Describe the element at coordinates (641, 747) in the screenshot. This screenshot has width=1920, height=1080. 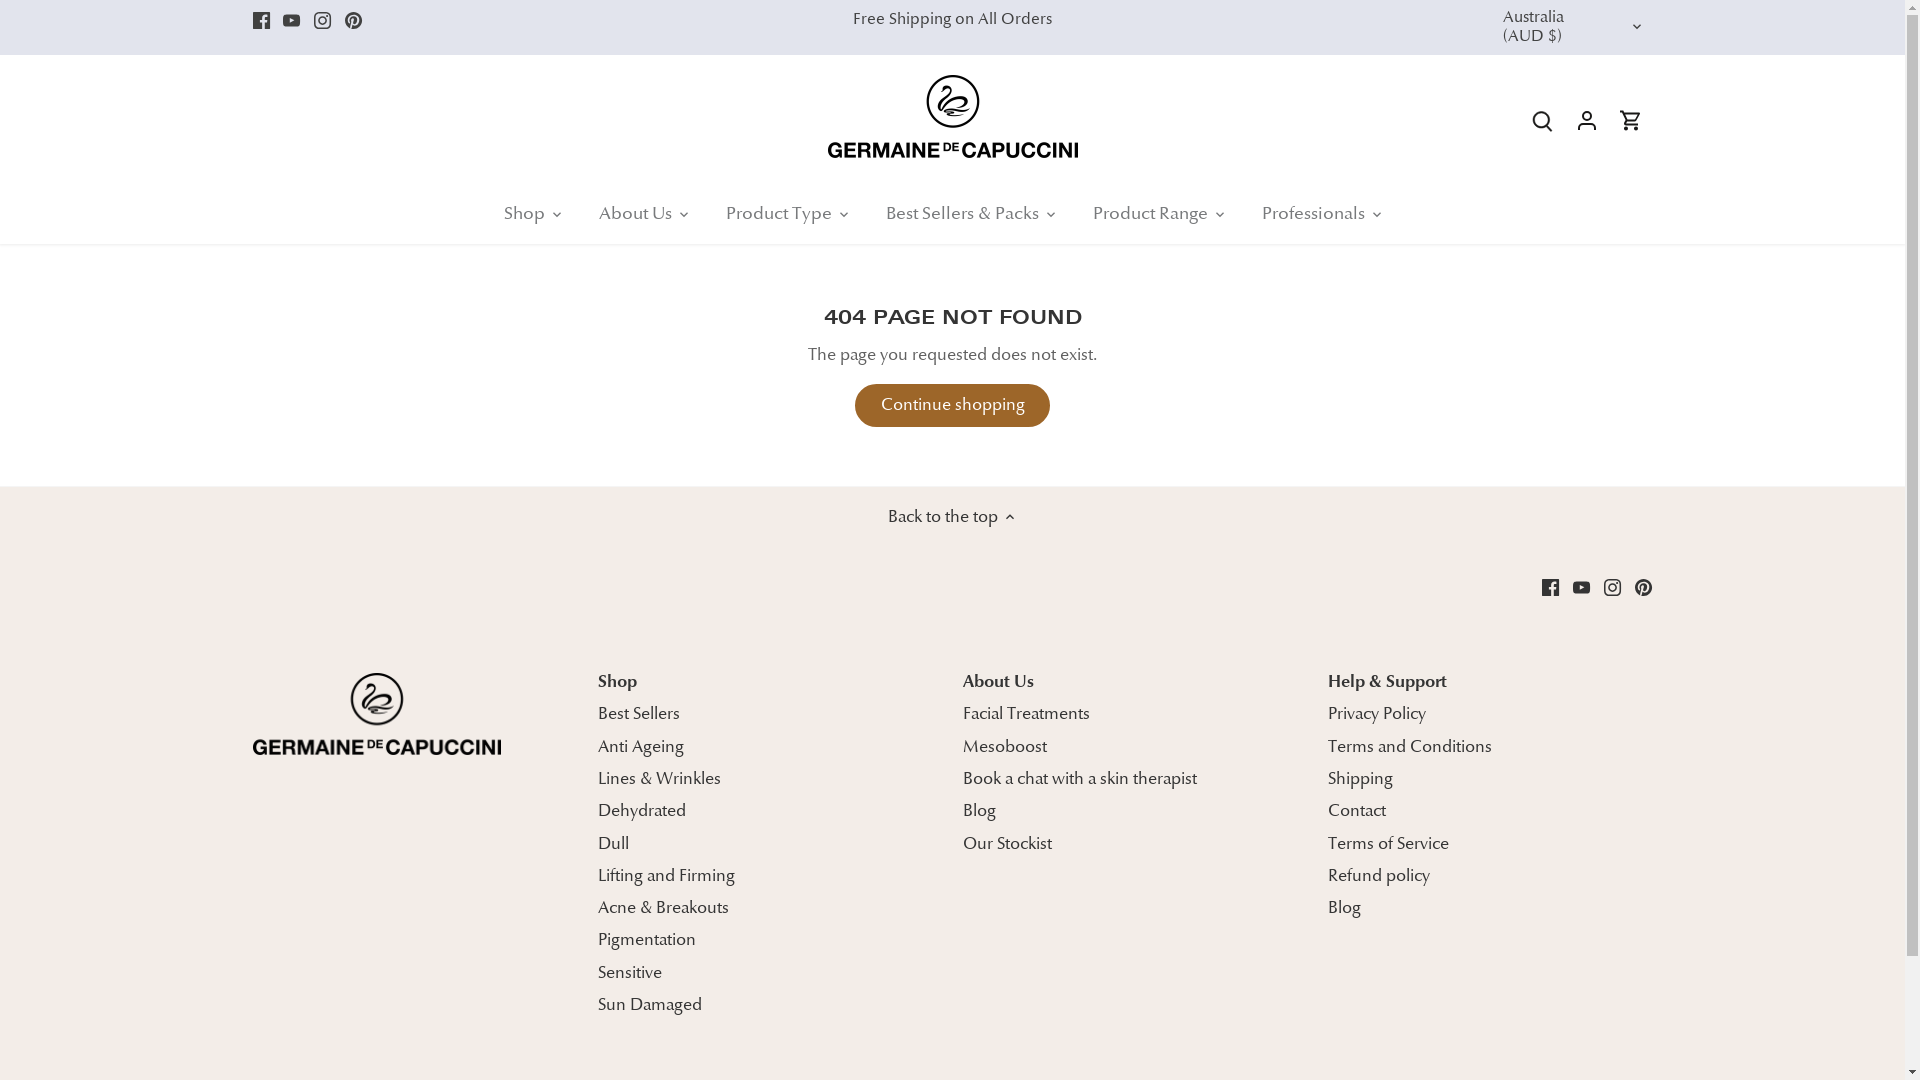
I see `'Anti Ageing'` at that location.